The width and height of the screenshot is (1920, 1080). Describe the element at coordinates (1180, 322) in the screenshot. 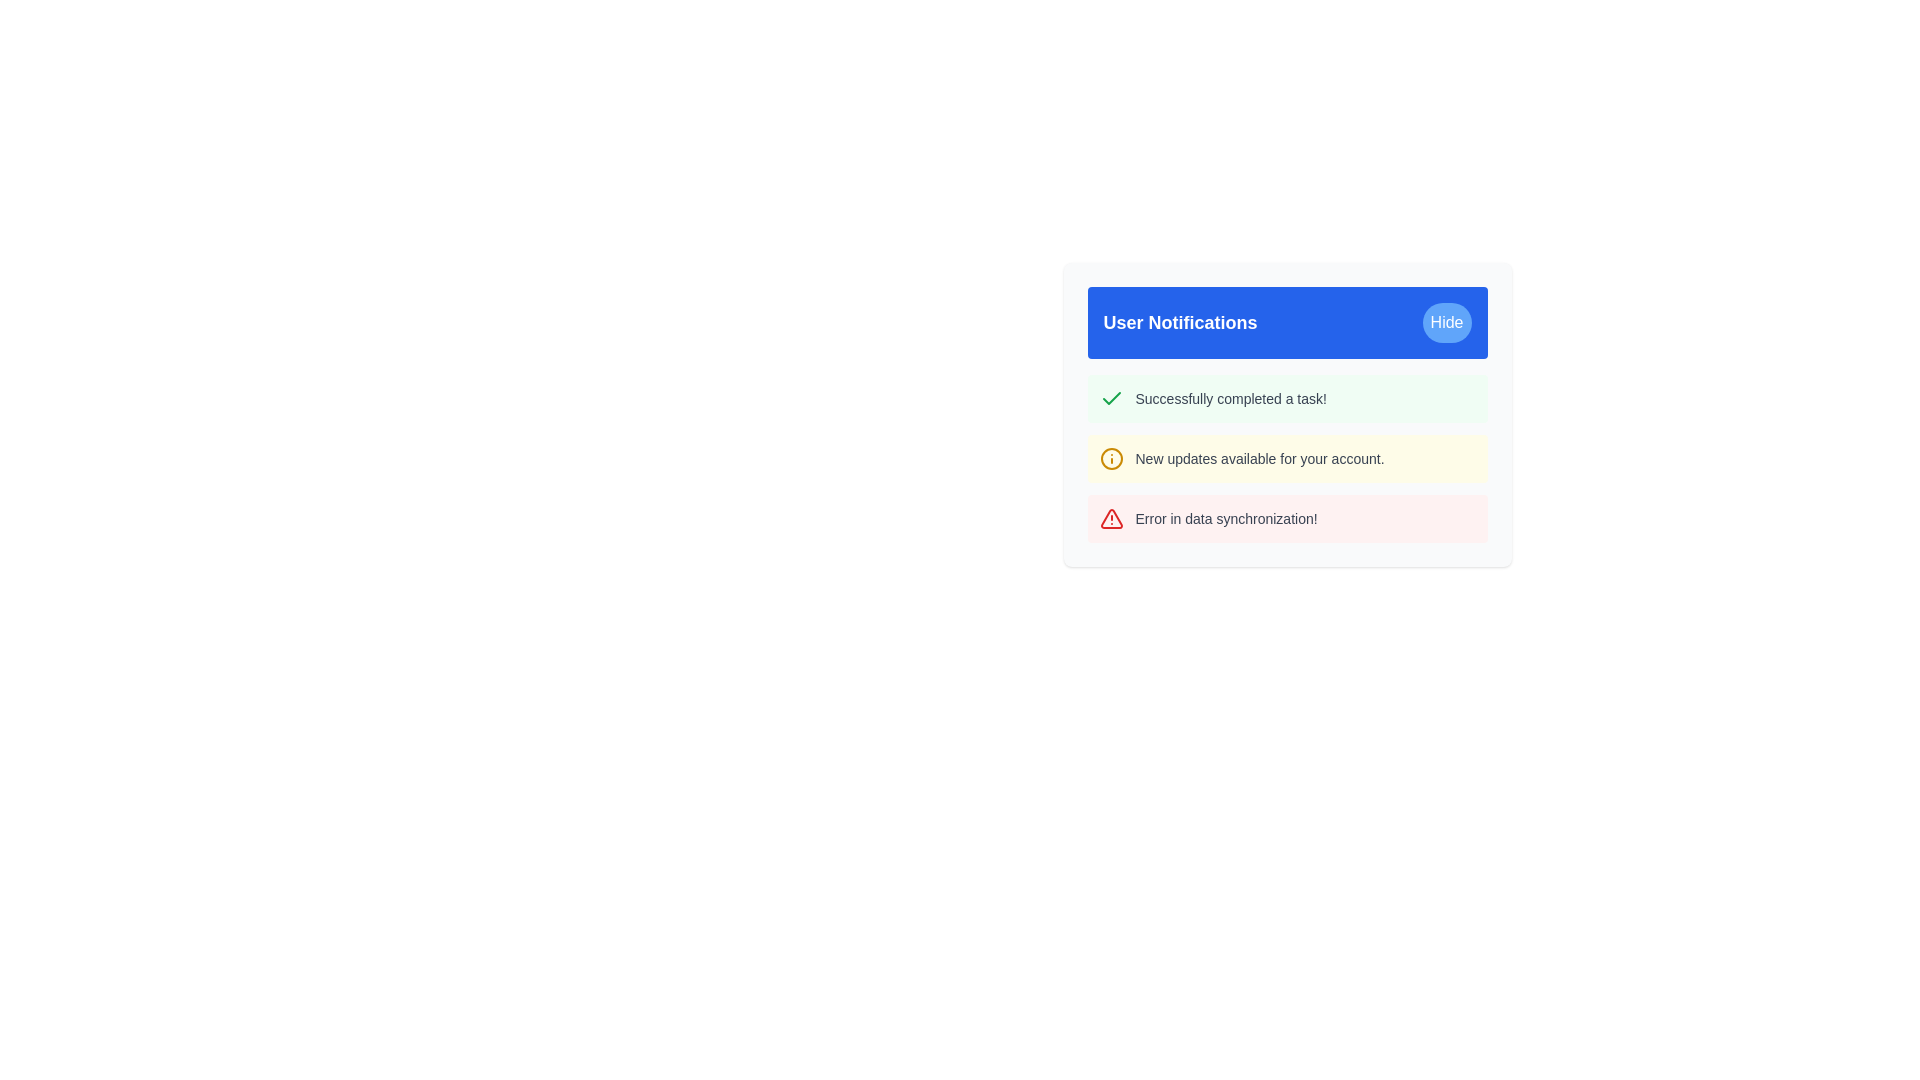

I see `the 'User Notifications' label which displays bold white text on a blue background, located in the header section of the notification box` at that location.